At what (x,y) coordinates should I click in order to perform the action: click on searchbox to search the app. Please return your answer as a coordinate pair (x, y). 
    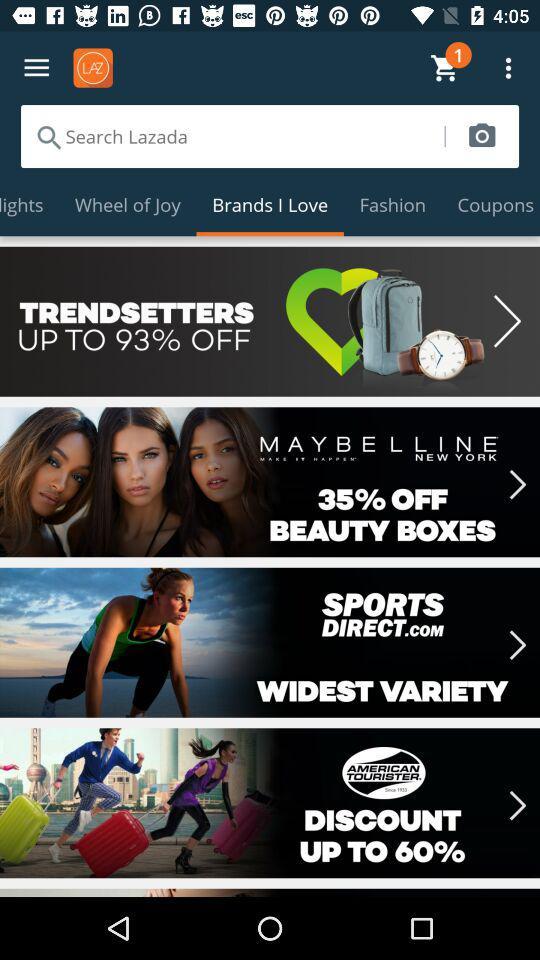
    Looking at the image, I should click on (231, 135).